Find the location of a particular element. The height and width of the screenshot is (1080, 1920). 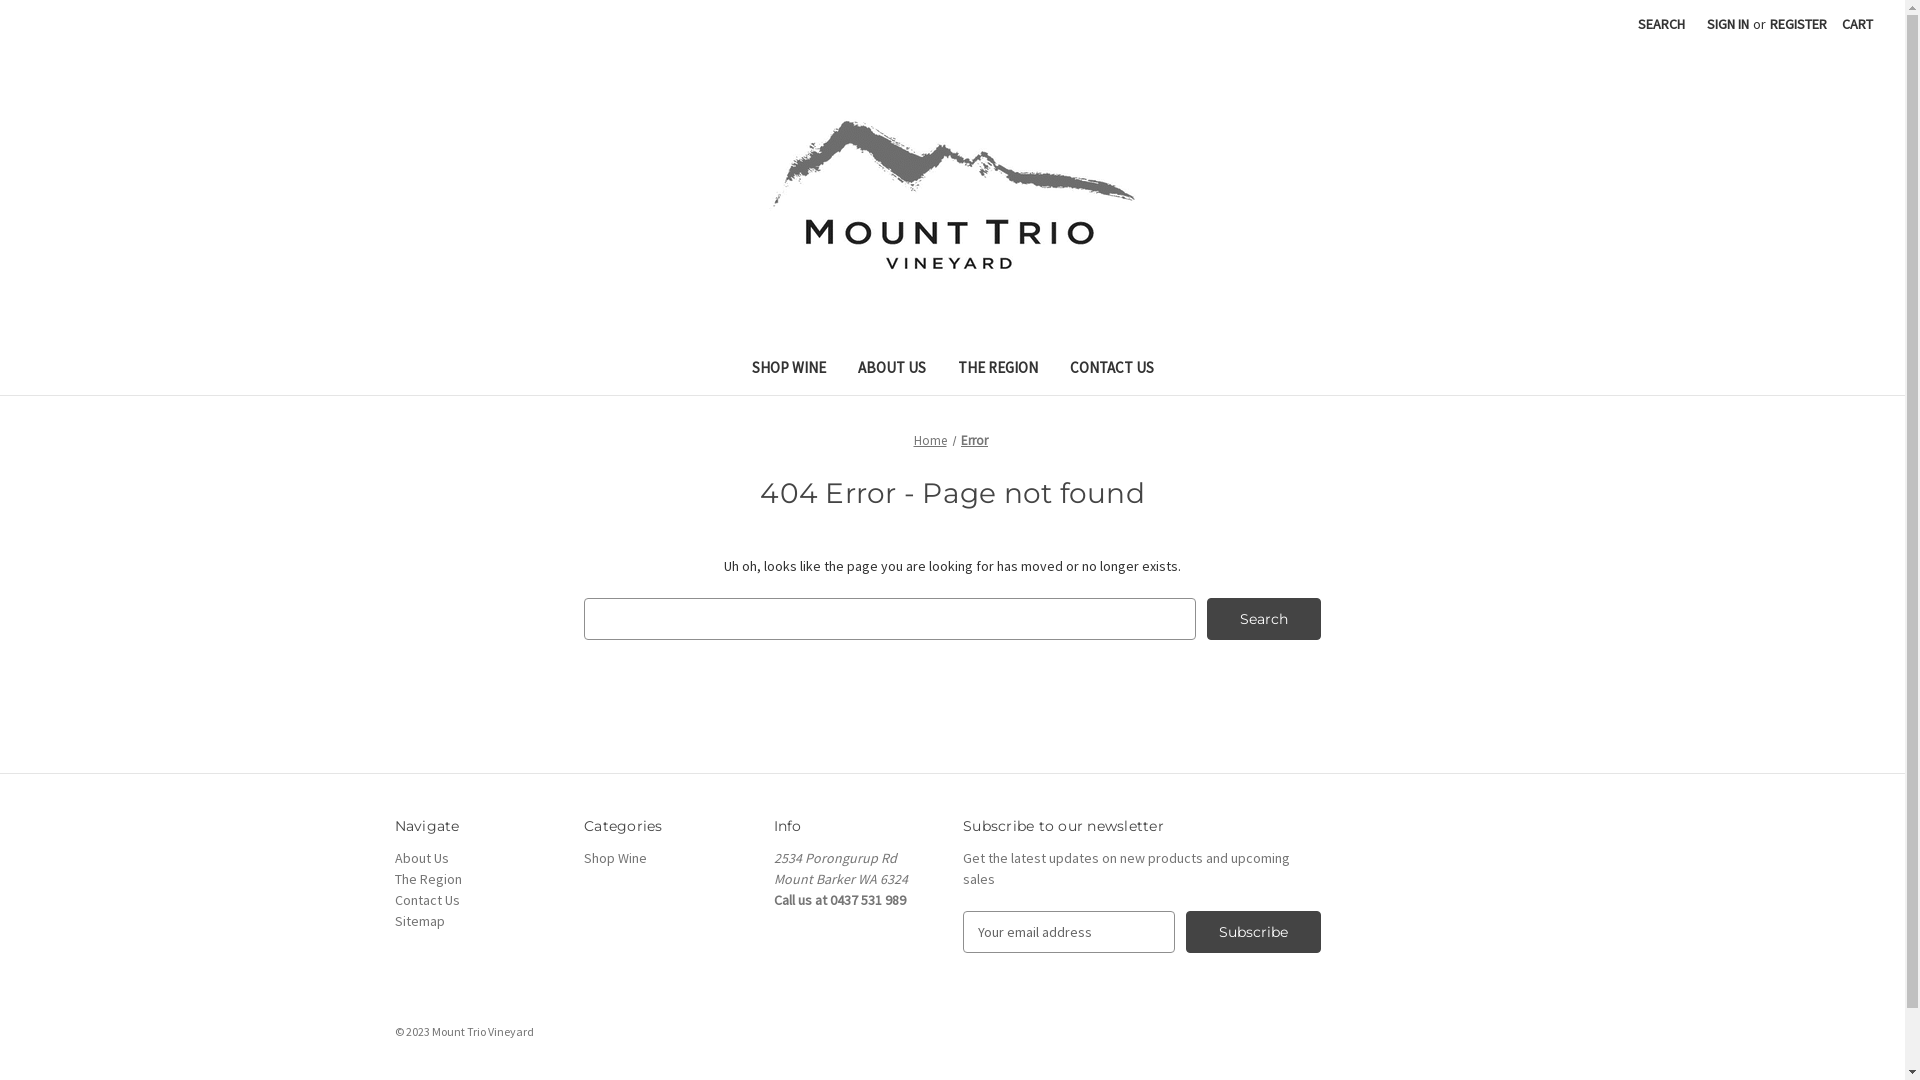

'REGISTER' is located at coordinates (1798, 24).